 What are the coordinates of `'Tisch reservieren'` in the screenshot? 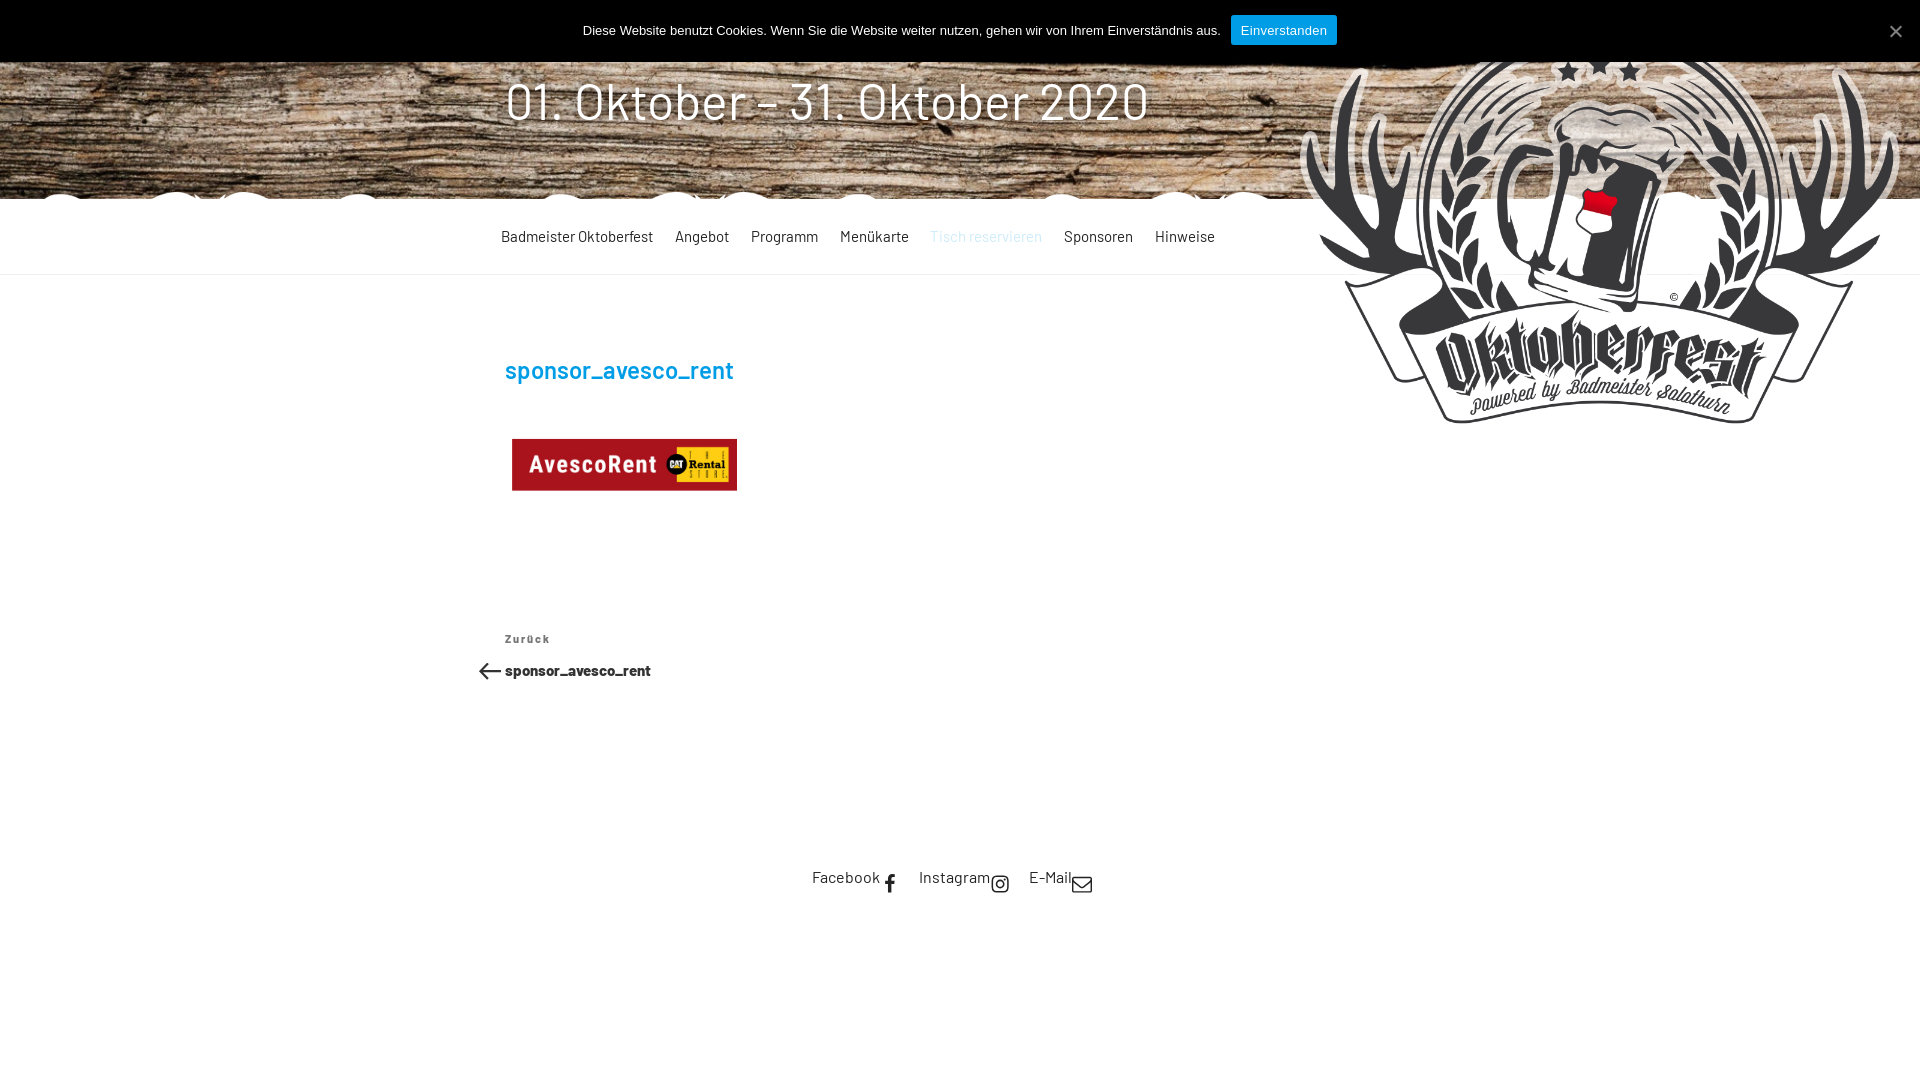 It's located at (917, 235).